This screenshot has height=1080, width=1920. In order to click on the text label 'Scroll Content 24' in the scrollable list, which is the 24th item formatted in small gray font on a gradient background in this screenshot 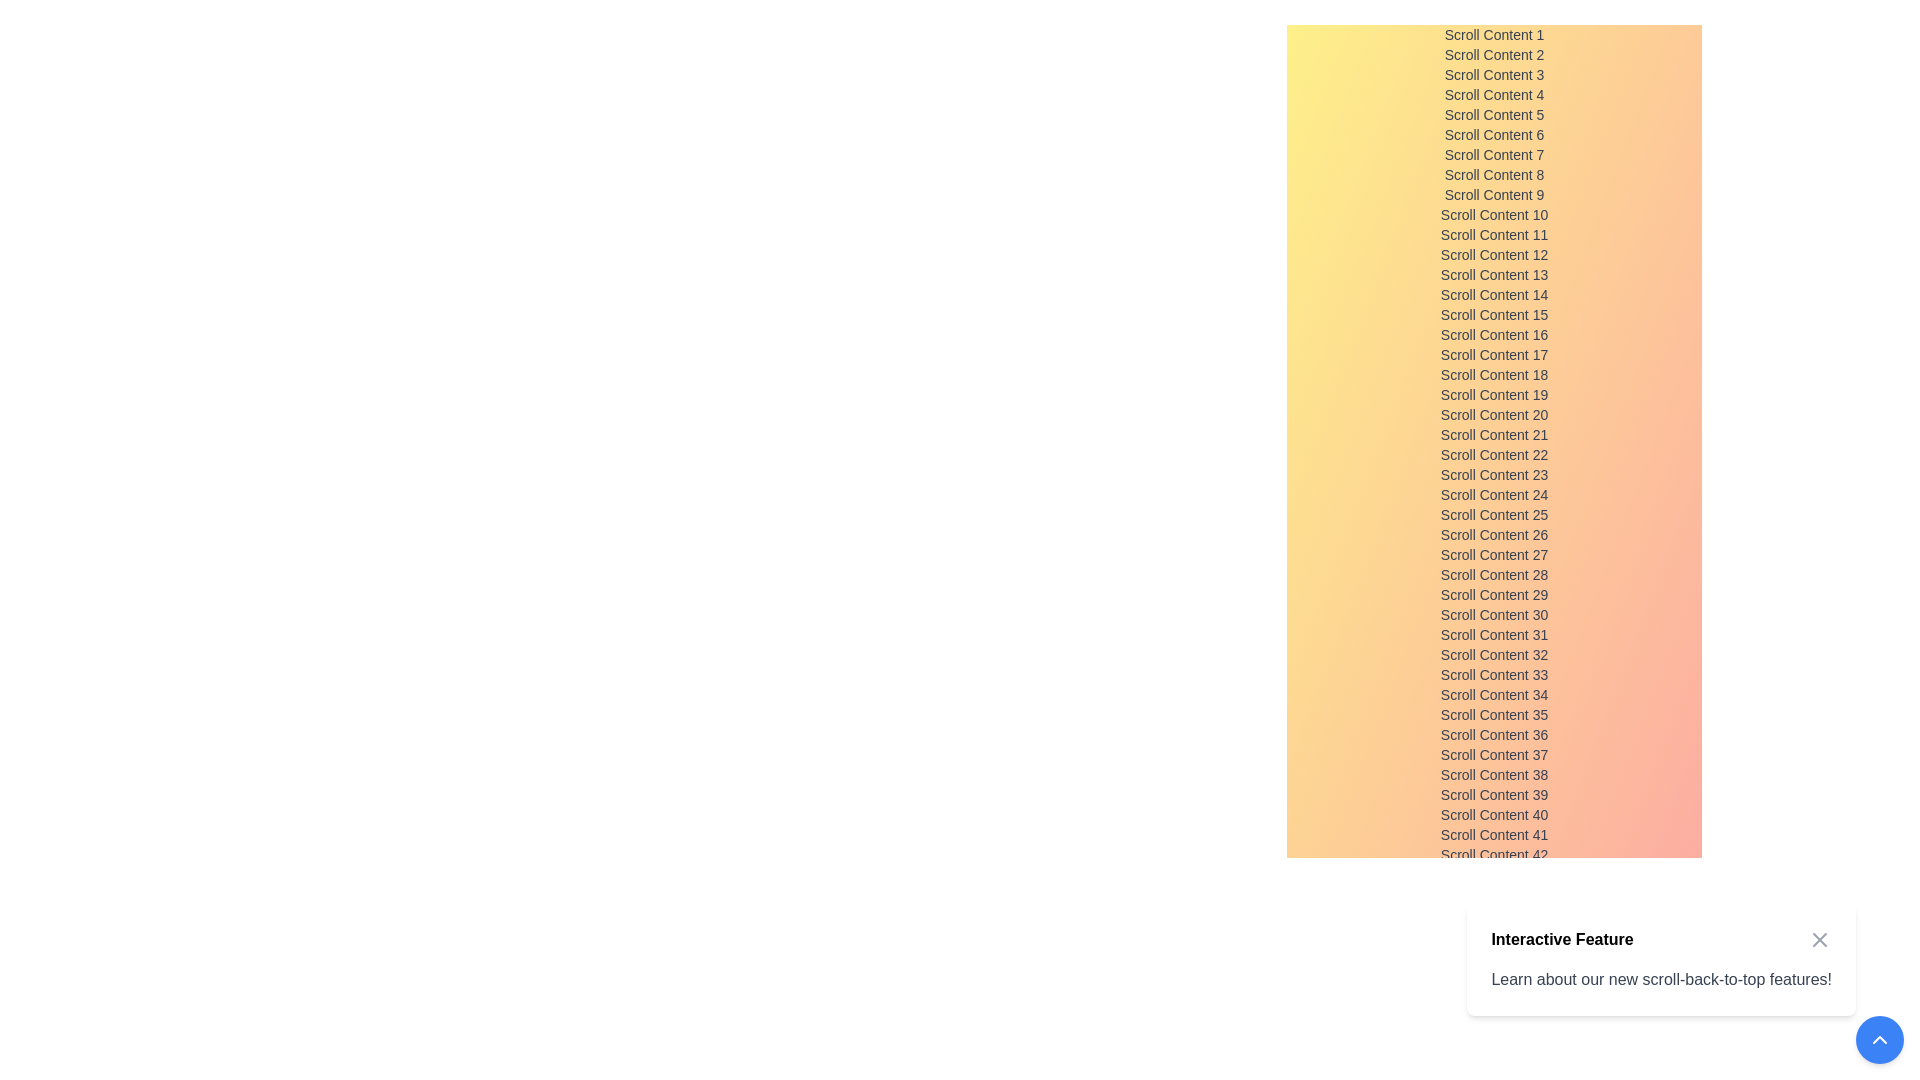, I will do `click(1494, 494)`.